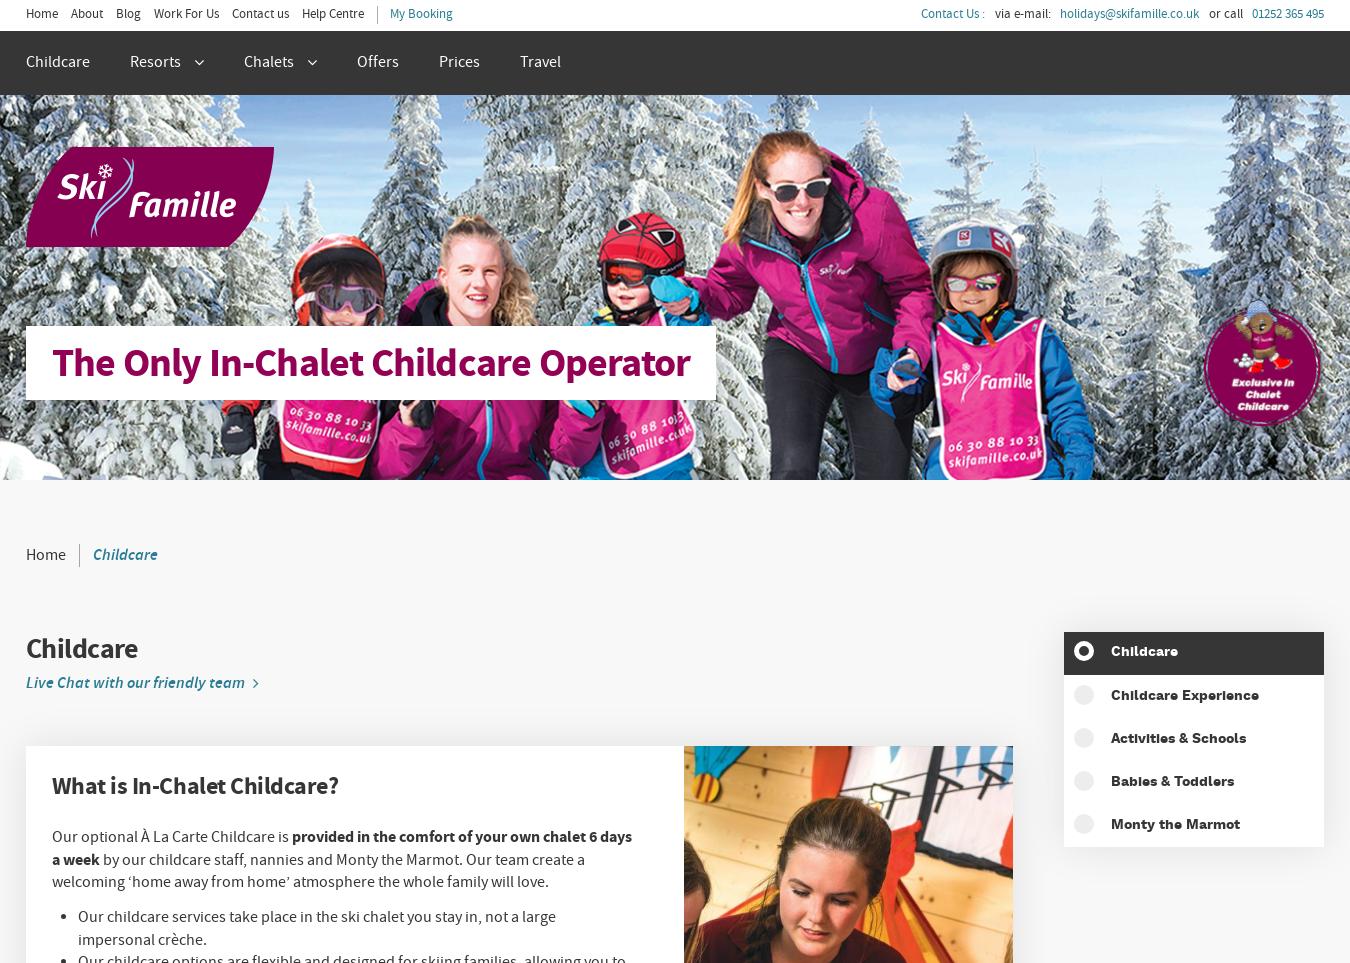 The width and height of the screenshot is (1350, 963). What do you see at coordinates (375, 209) in the screenshot?
I see `'Chalet Bramble'` at bounding box center [375, 209].